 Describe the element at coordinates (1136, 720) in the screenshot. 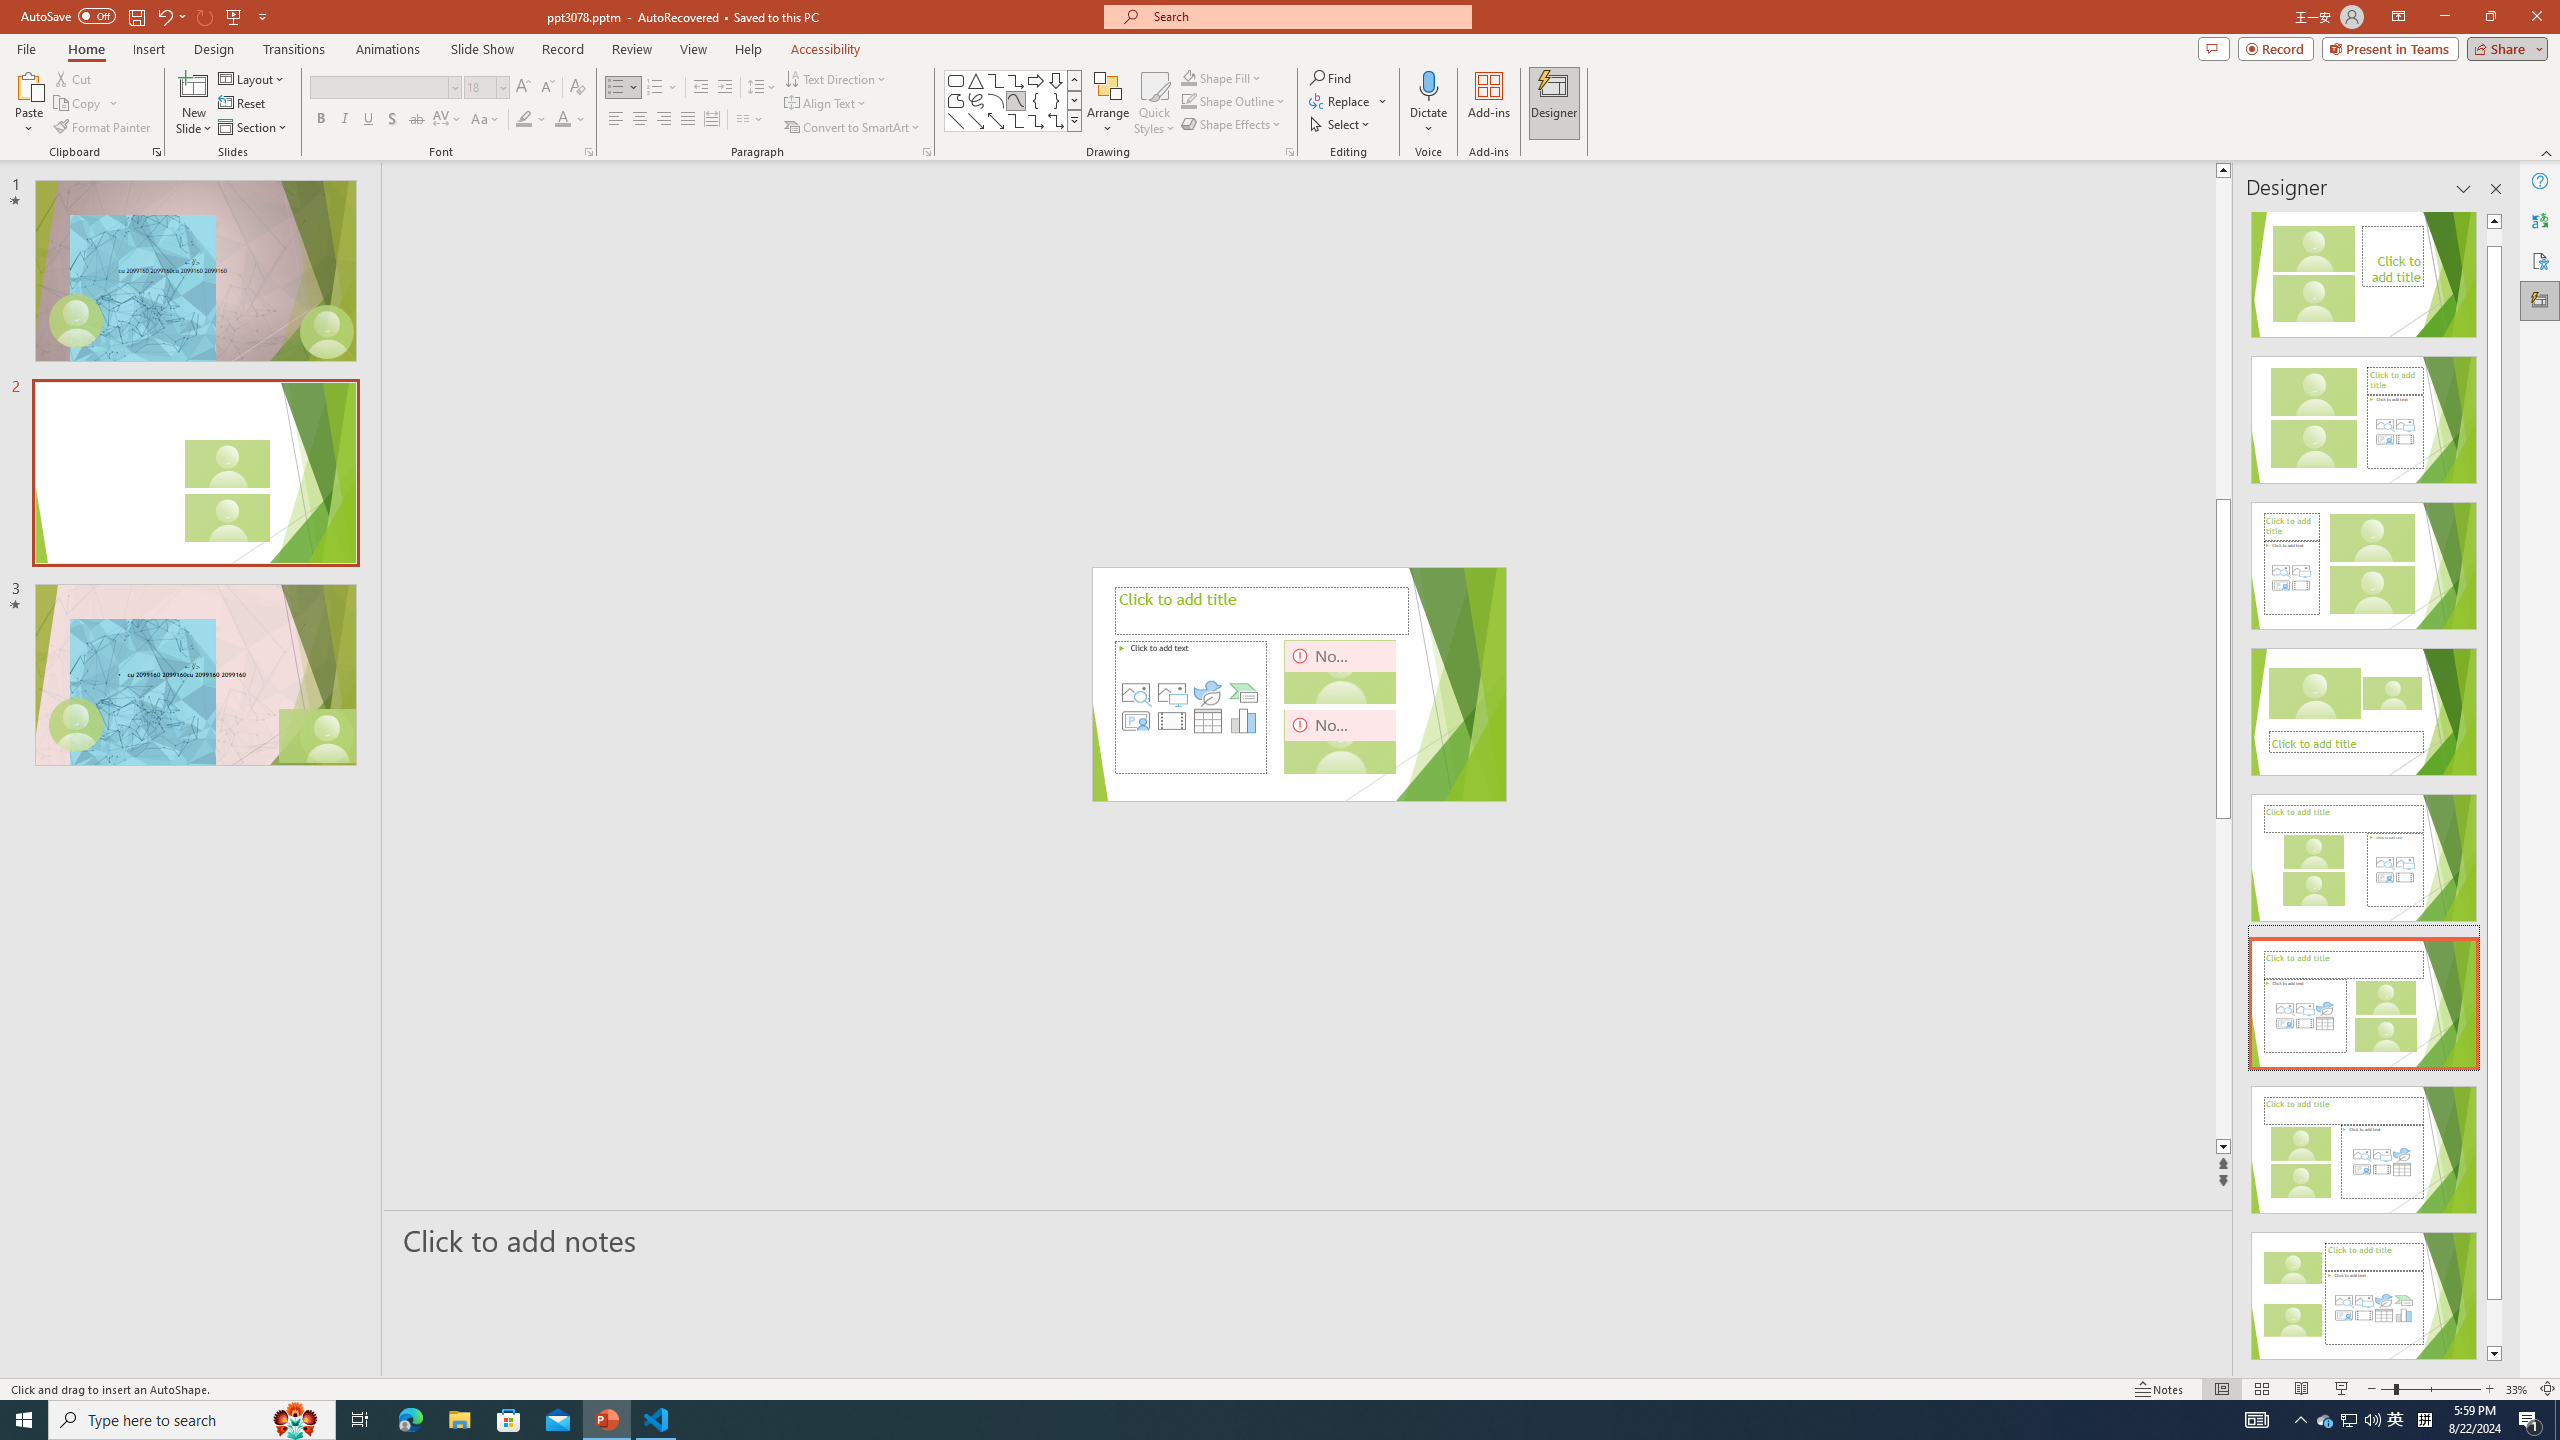

I see `'Insert Cameo'` at that location.